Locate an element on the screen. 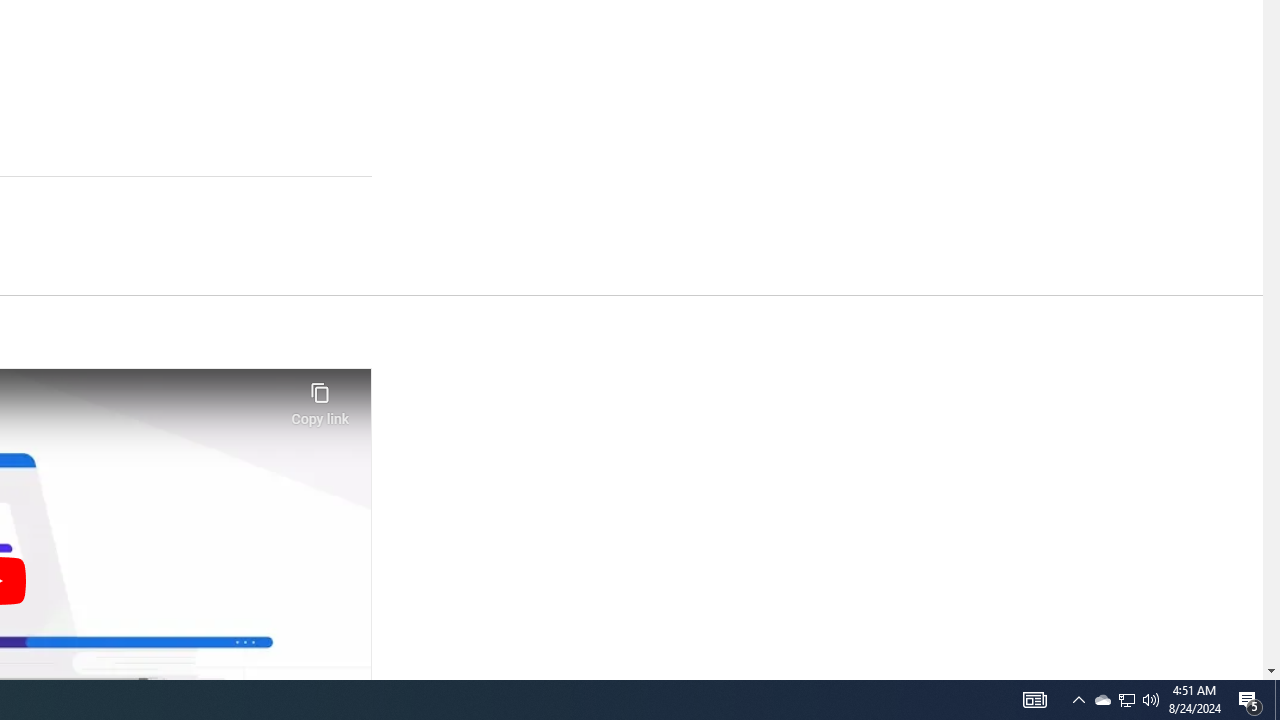 The image size is (1280, 720). 'Copy link' is located at coordinates (320, 398).